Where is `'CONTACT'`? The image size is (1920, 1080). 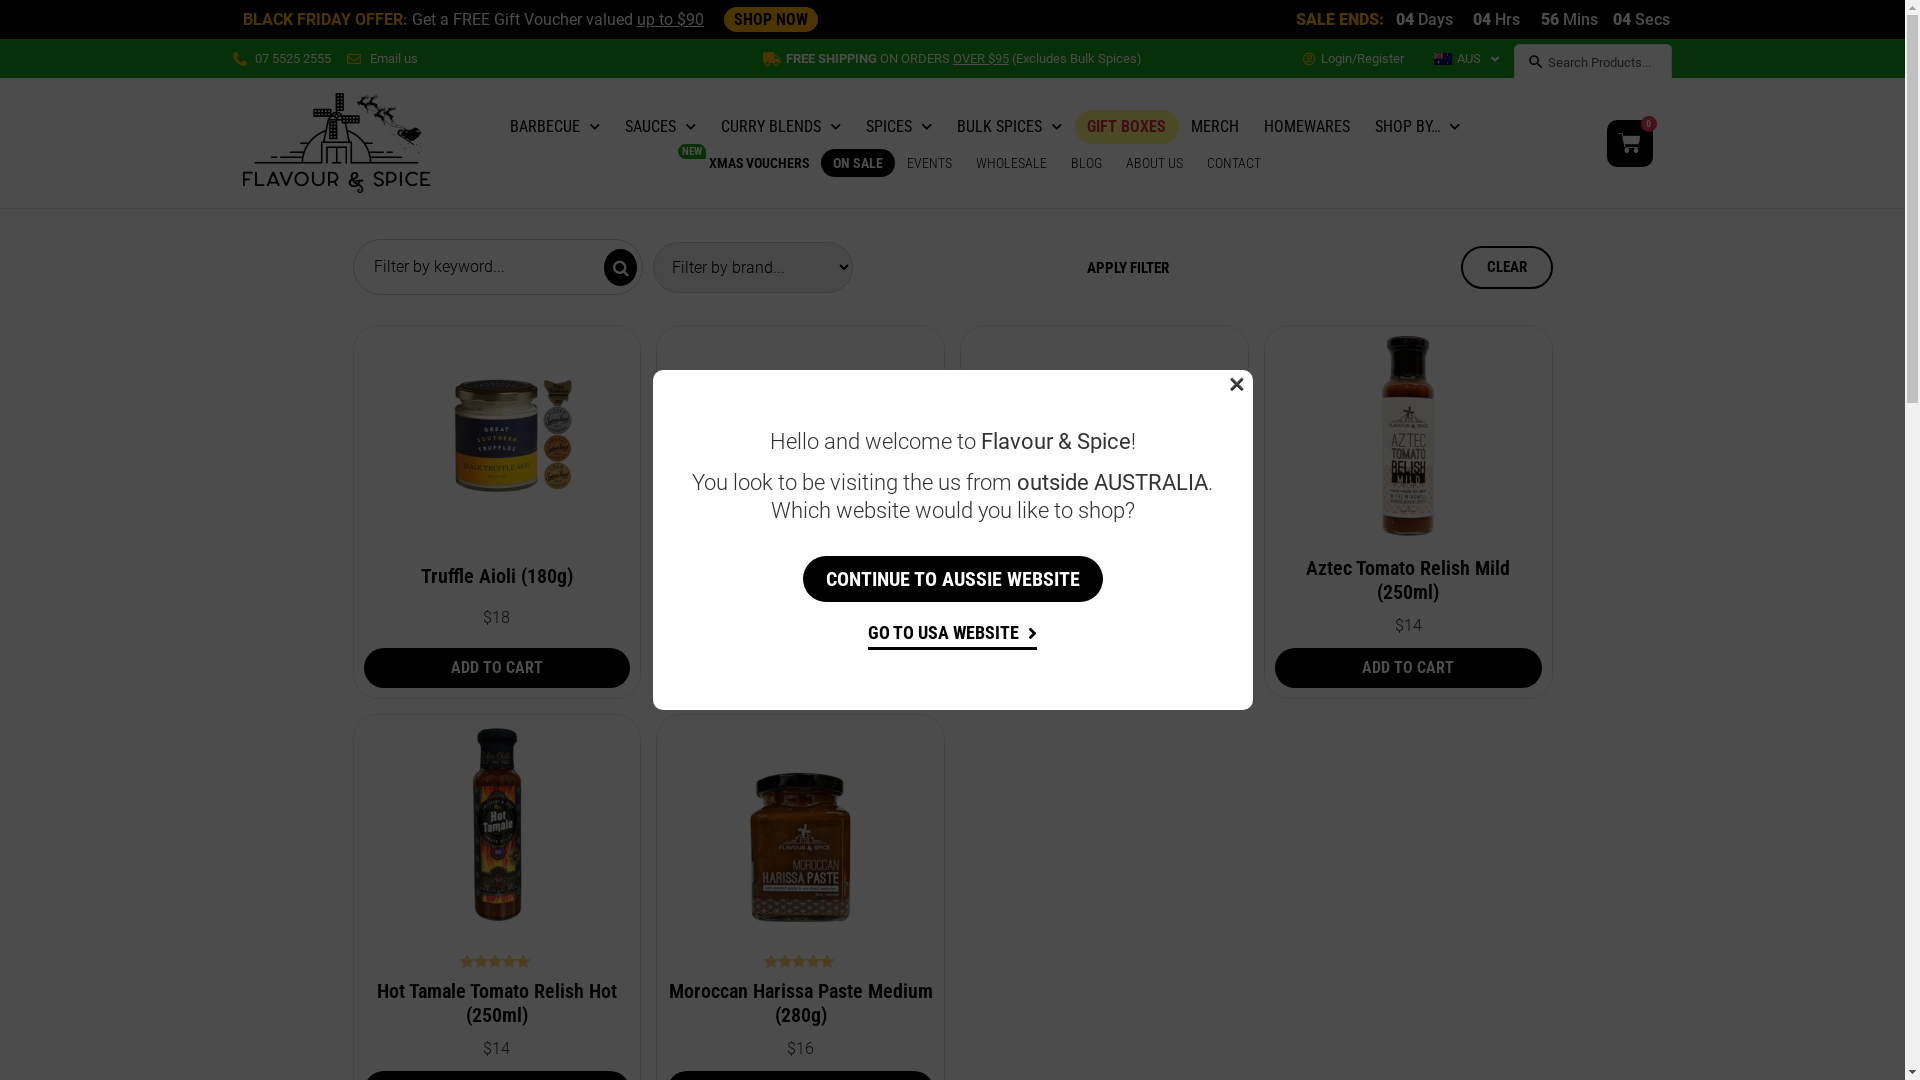 'CONTACT' is located at coordinates (1232, 161).